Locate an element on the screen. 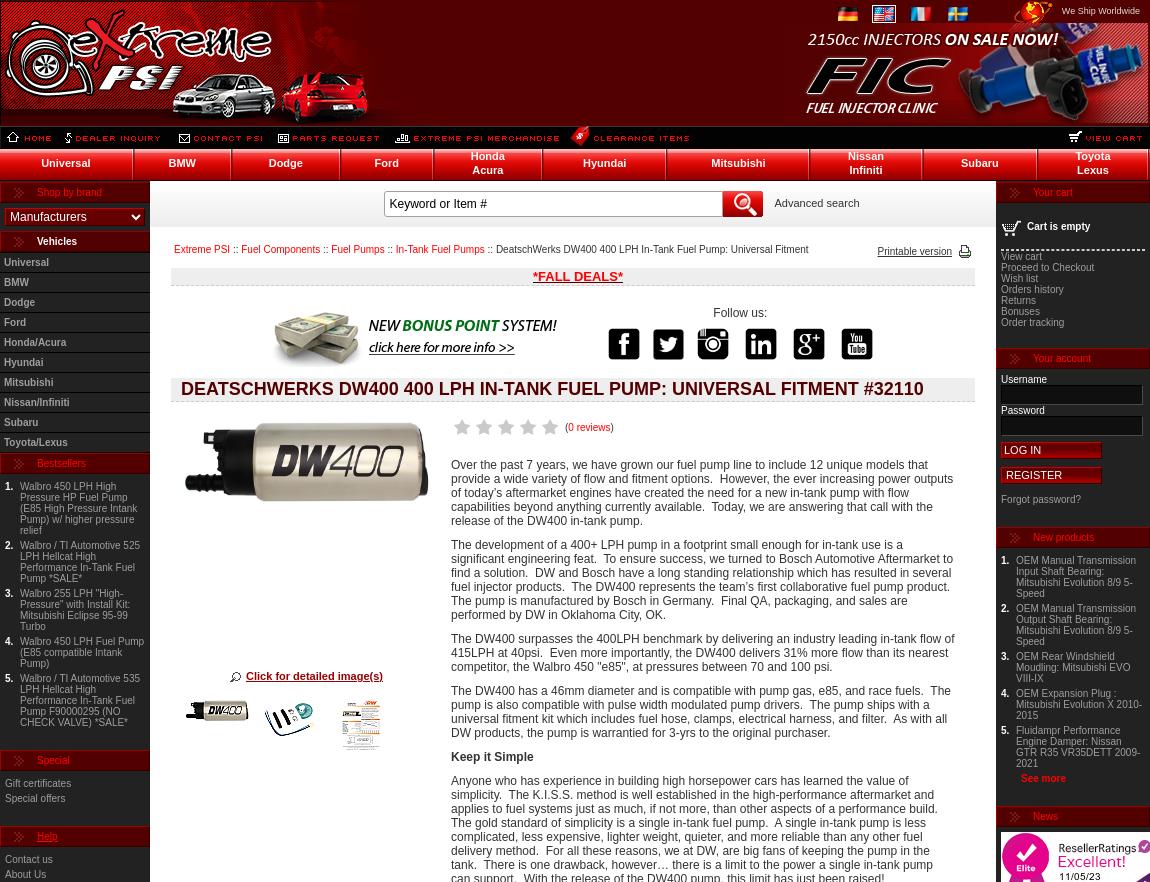  'Your account' is located at coordinates (1062, 357).